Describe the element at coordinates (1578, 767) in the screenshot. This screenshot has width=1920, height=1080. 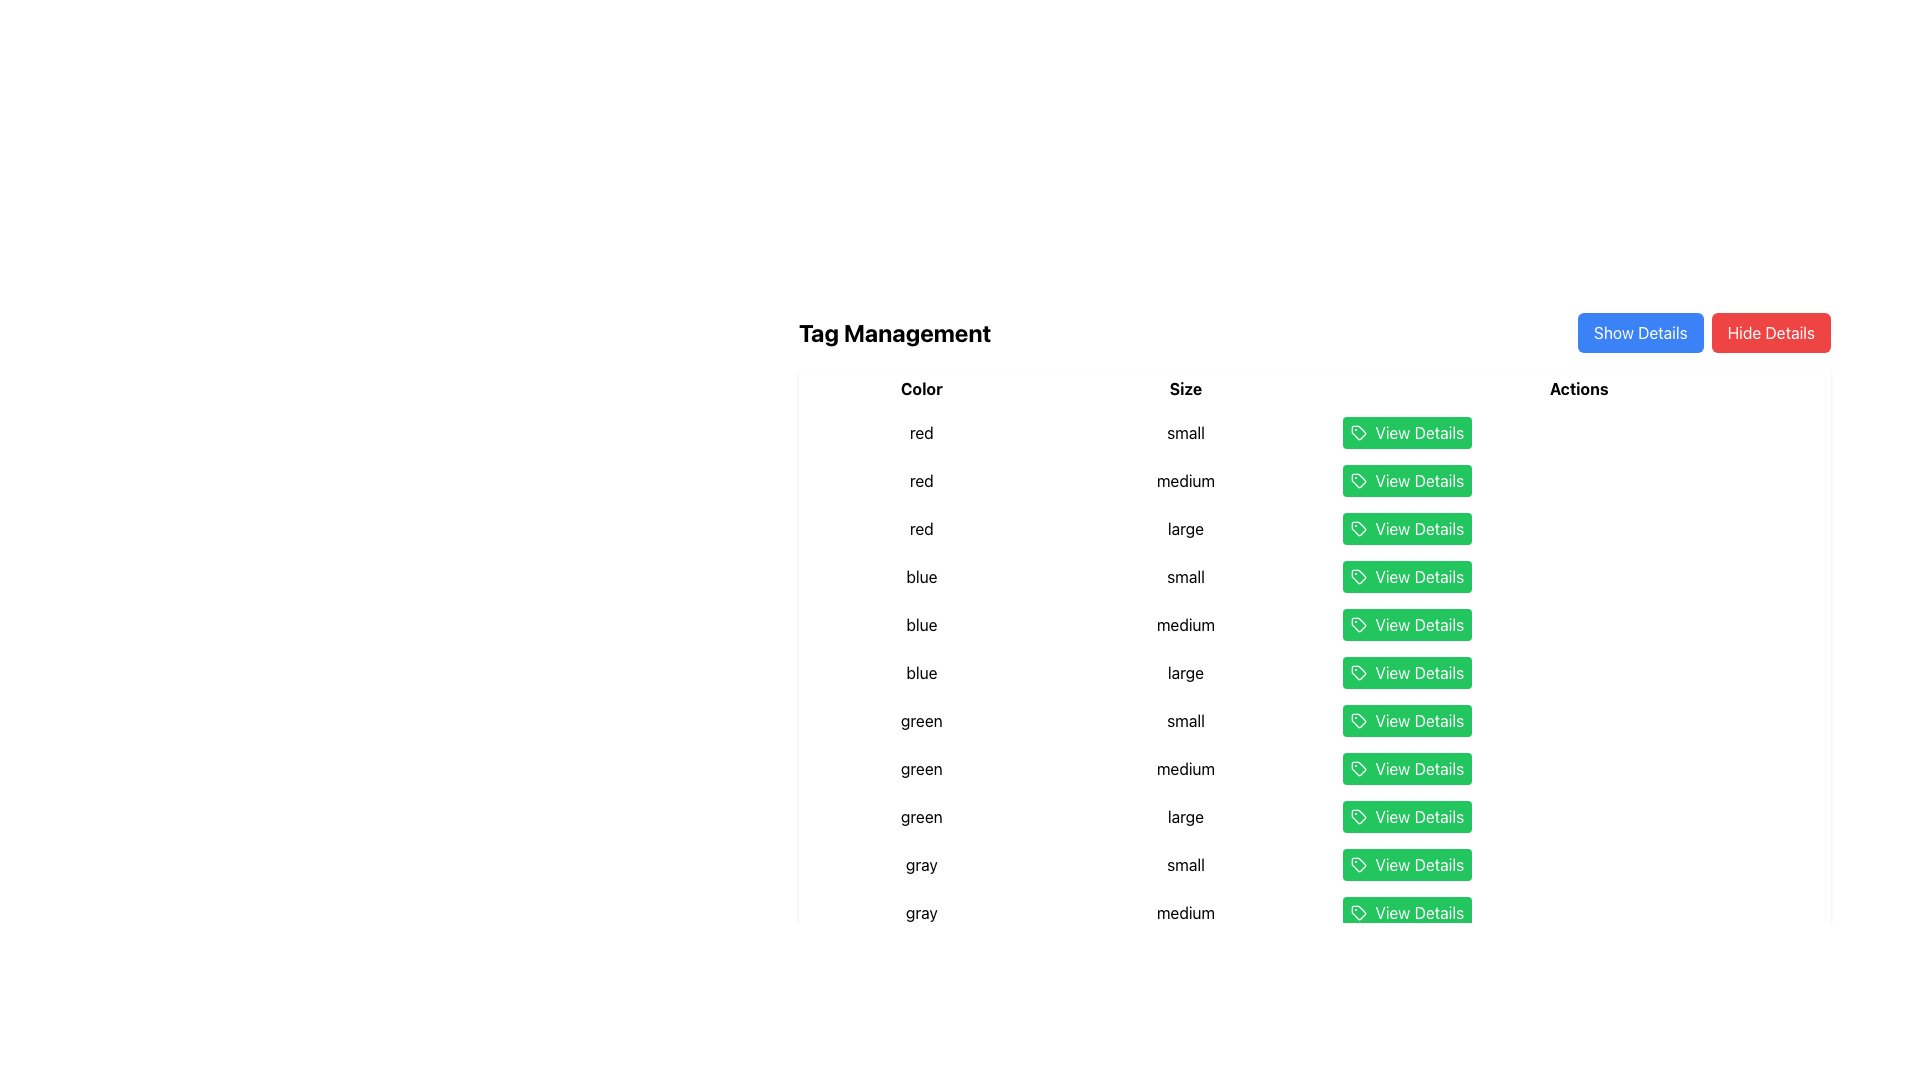
I see `the action button located in the rightmost column of the table corresponding to 'green' in the Color column and 'medium' in the Size column` at that location.